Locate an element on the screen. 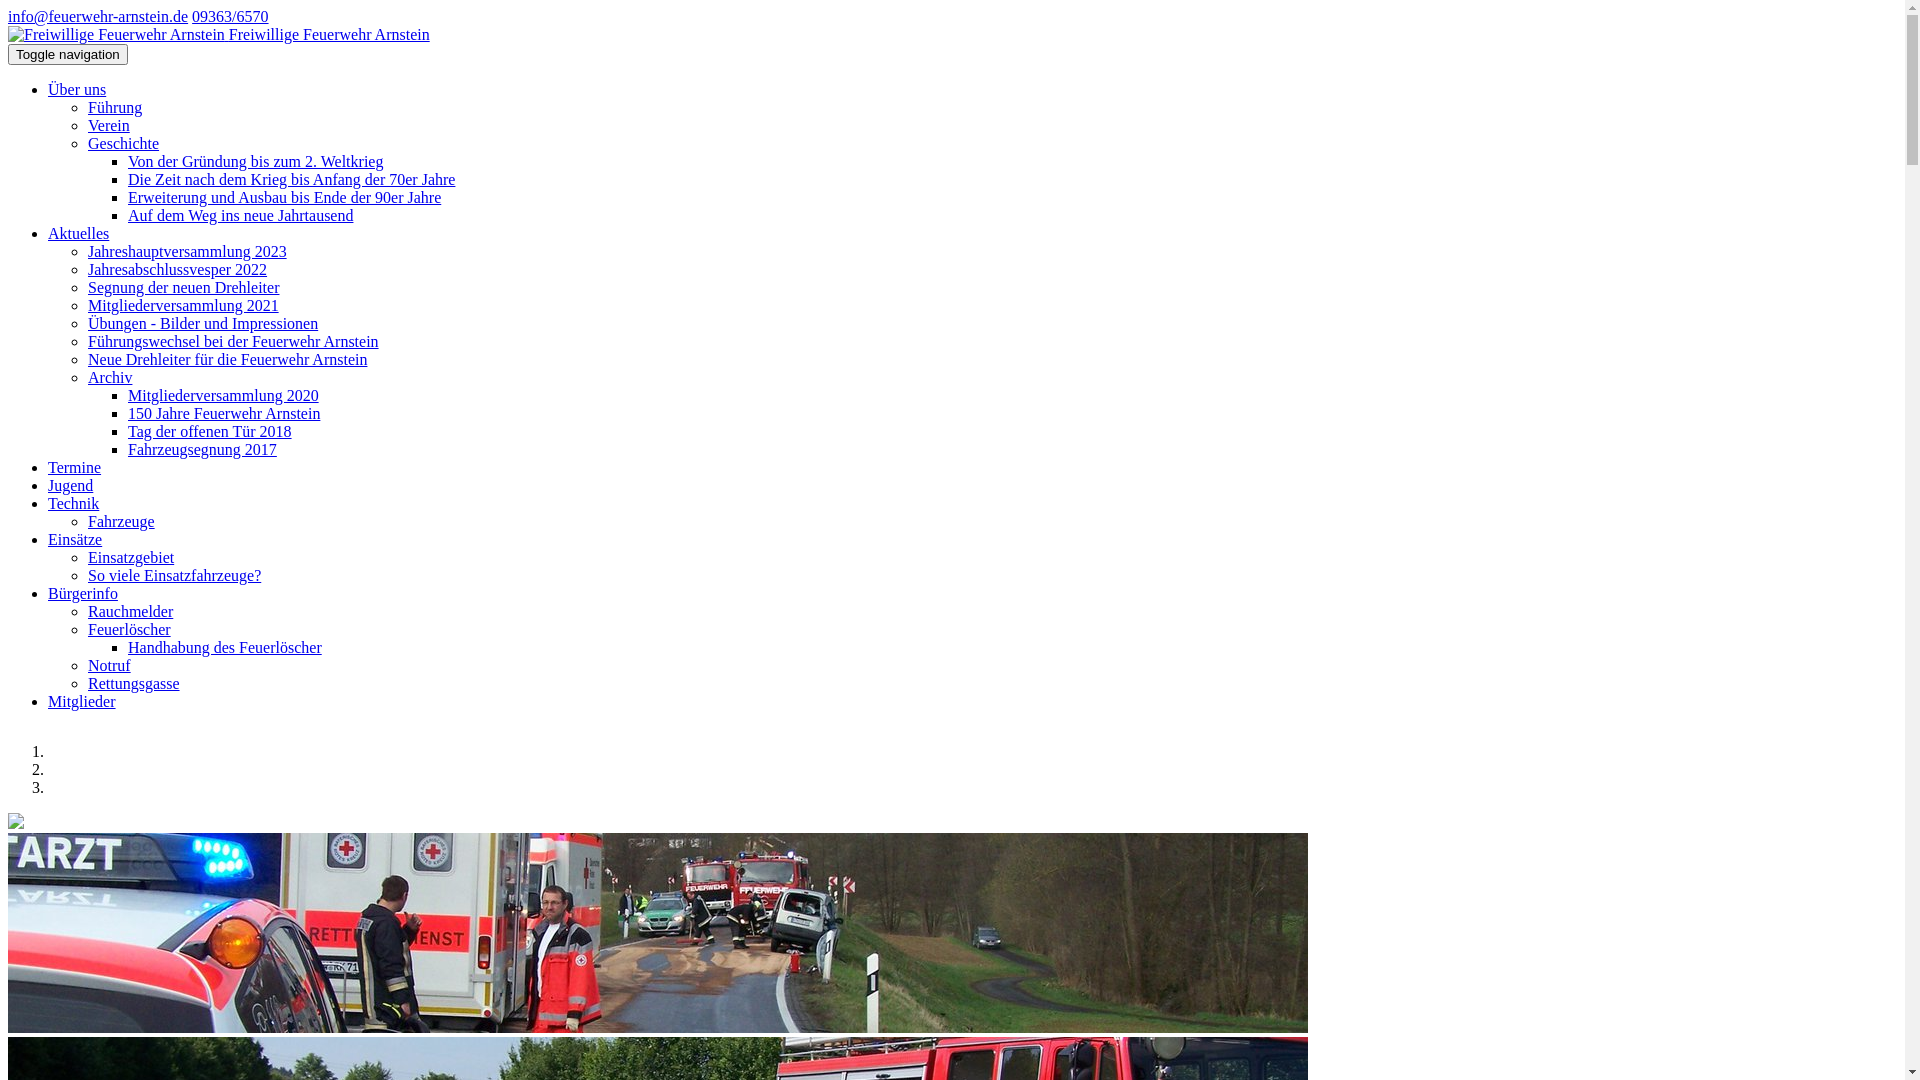  'Auf dem Weg ins neue Jahrtausend' is located at coordinates (240, 215).